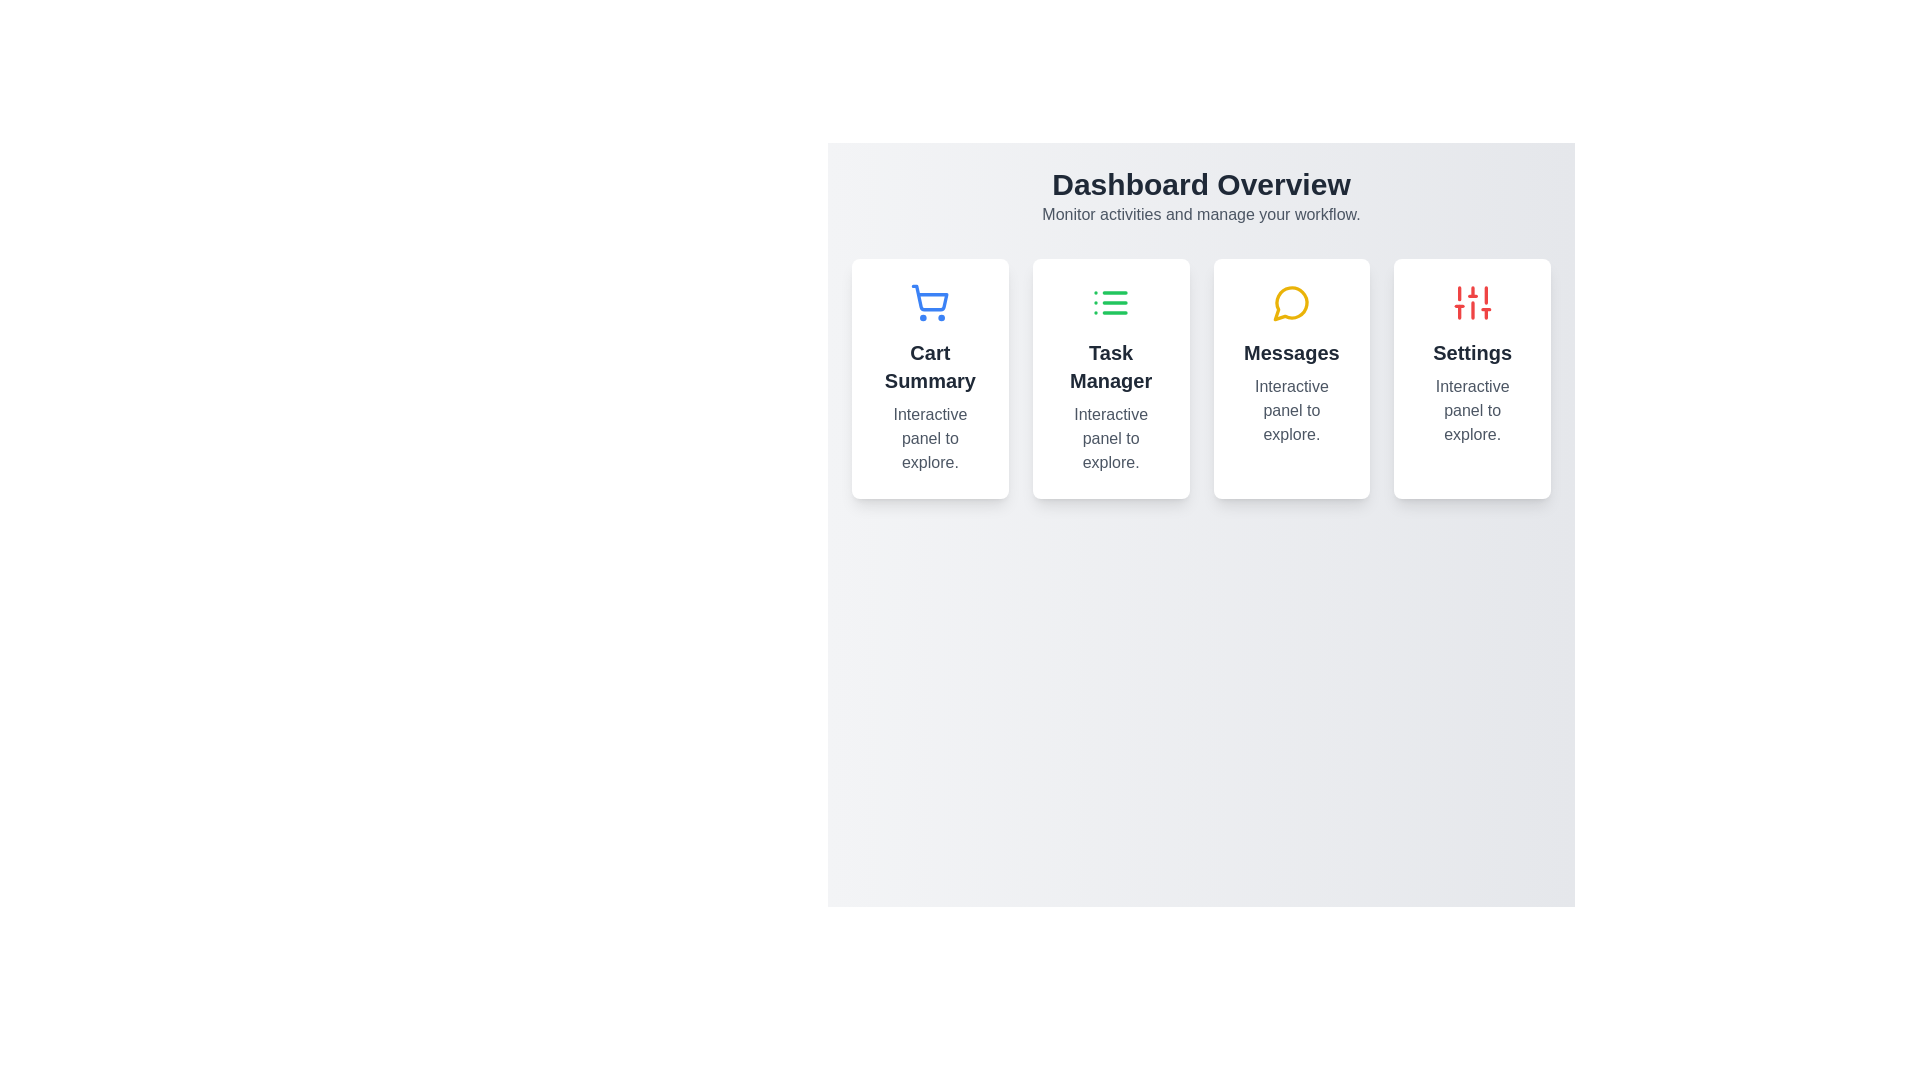 This screenshot has width=1920, height=1080. I want to click on the text label that reads 'Monitor activities and manage your workflow,' which is positioned directly below the heading 'Dashboard Overview.', so click(1200, 215).